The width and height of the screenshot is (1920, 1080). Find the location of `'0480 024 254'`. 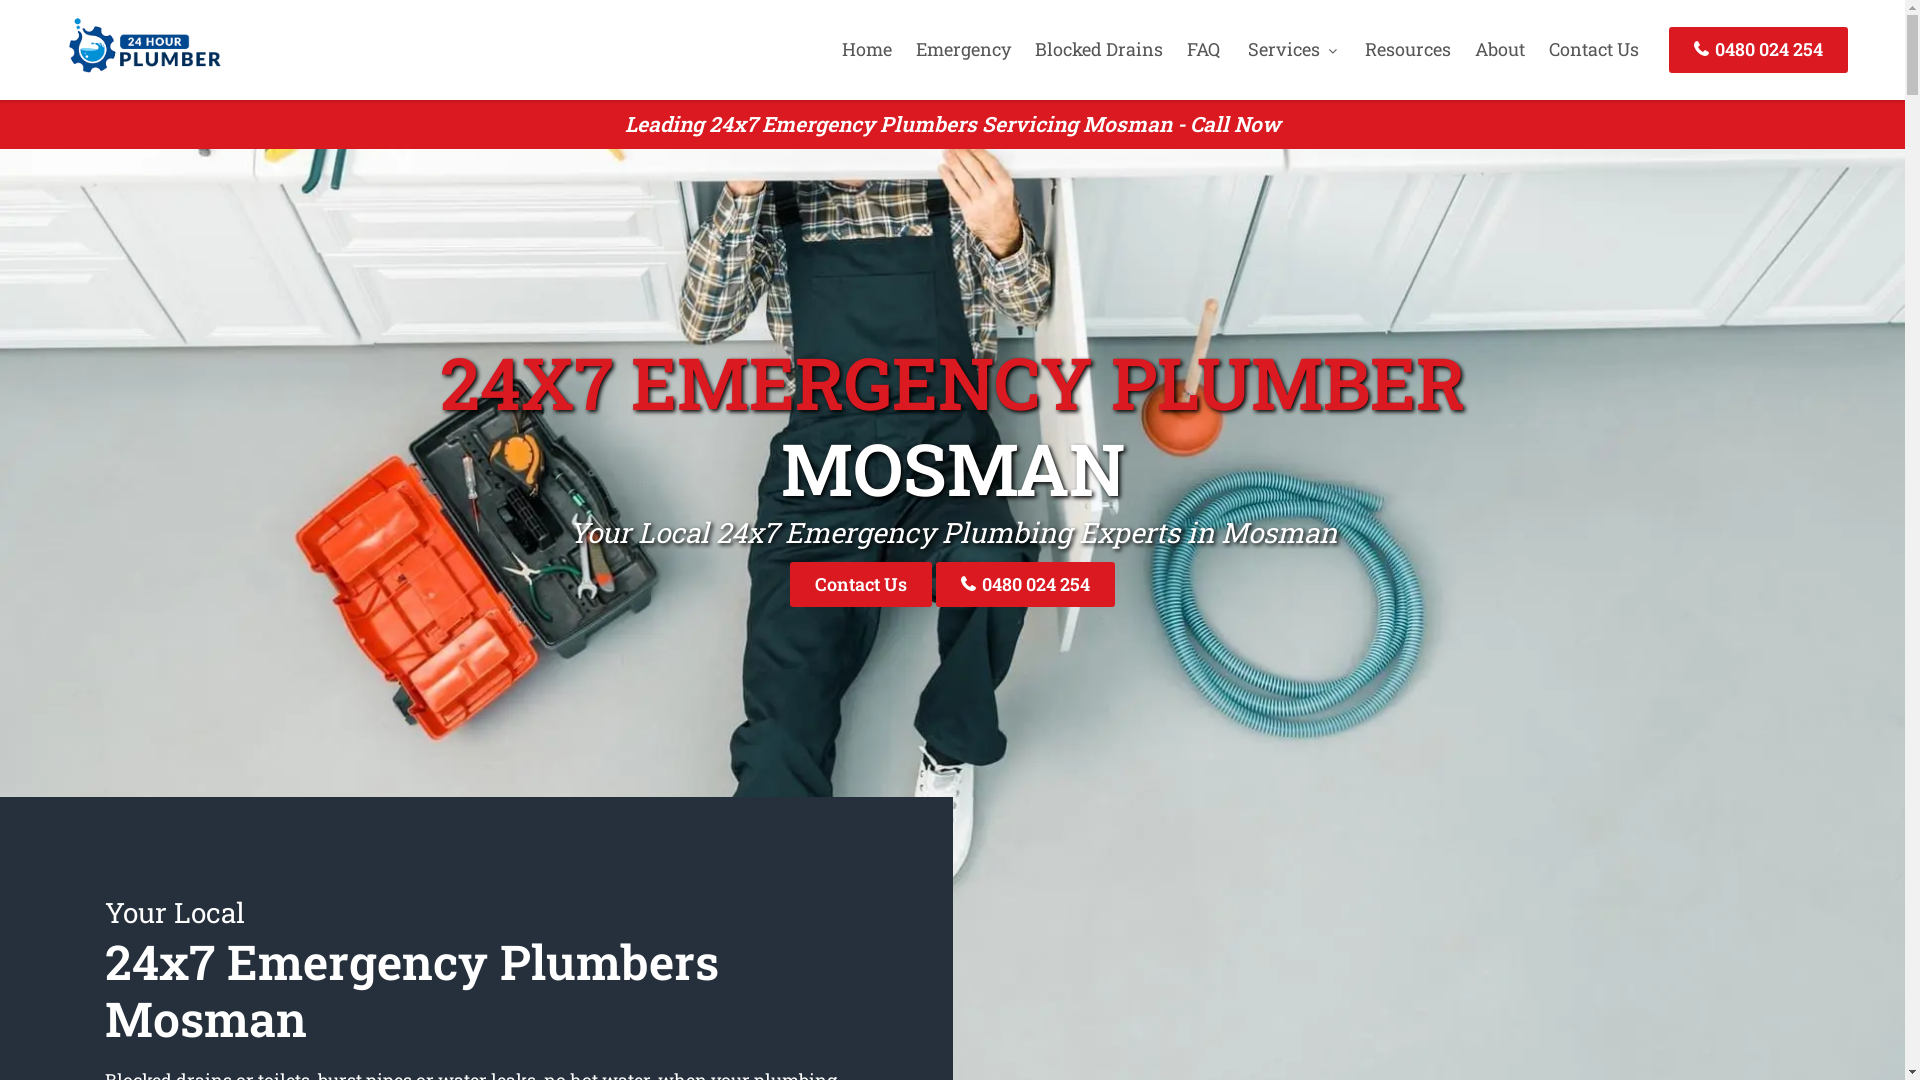

'0480 024 254' is located at coordinates (935, 584).